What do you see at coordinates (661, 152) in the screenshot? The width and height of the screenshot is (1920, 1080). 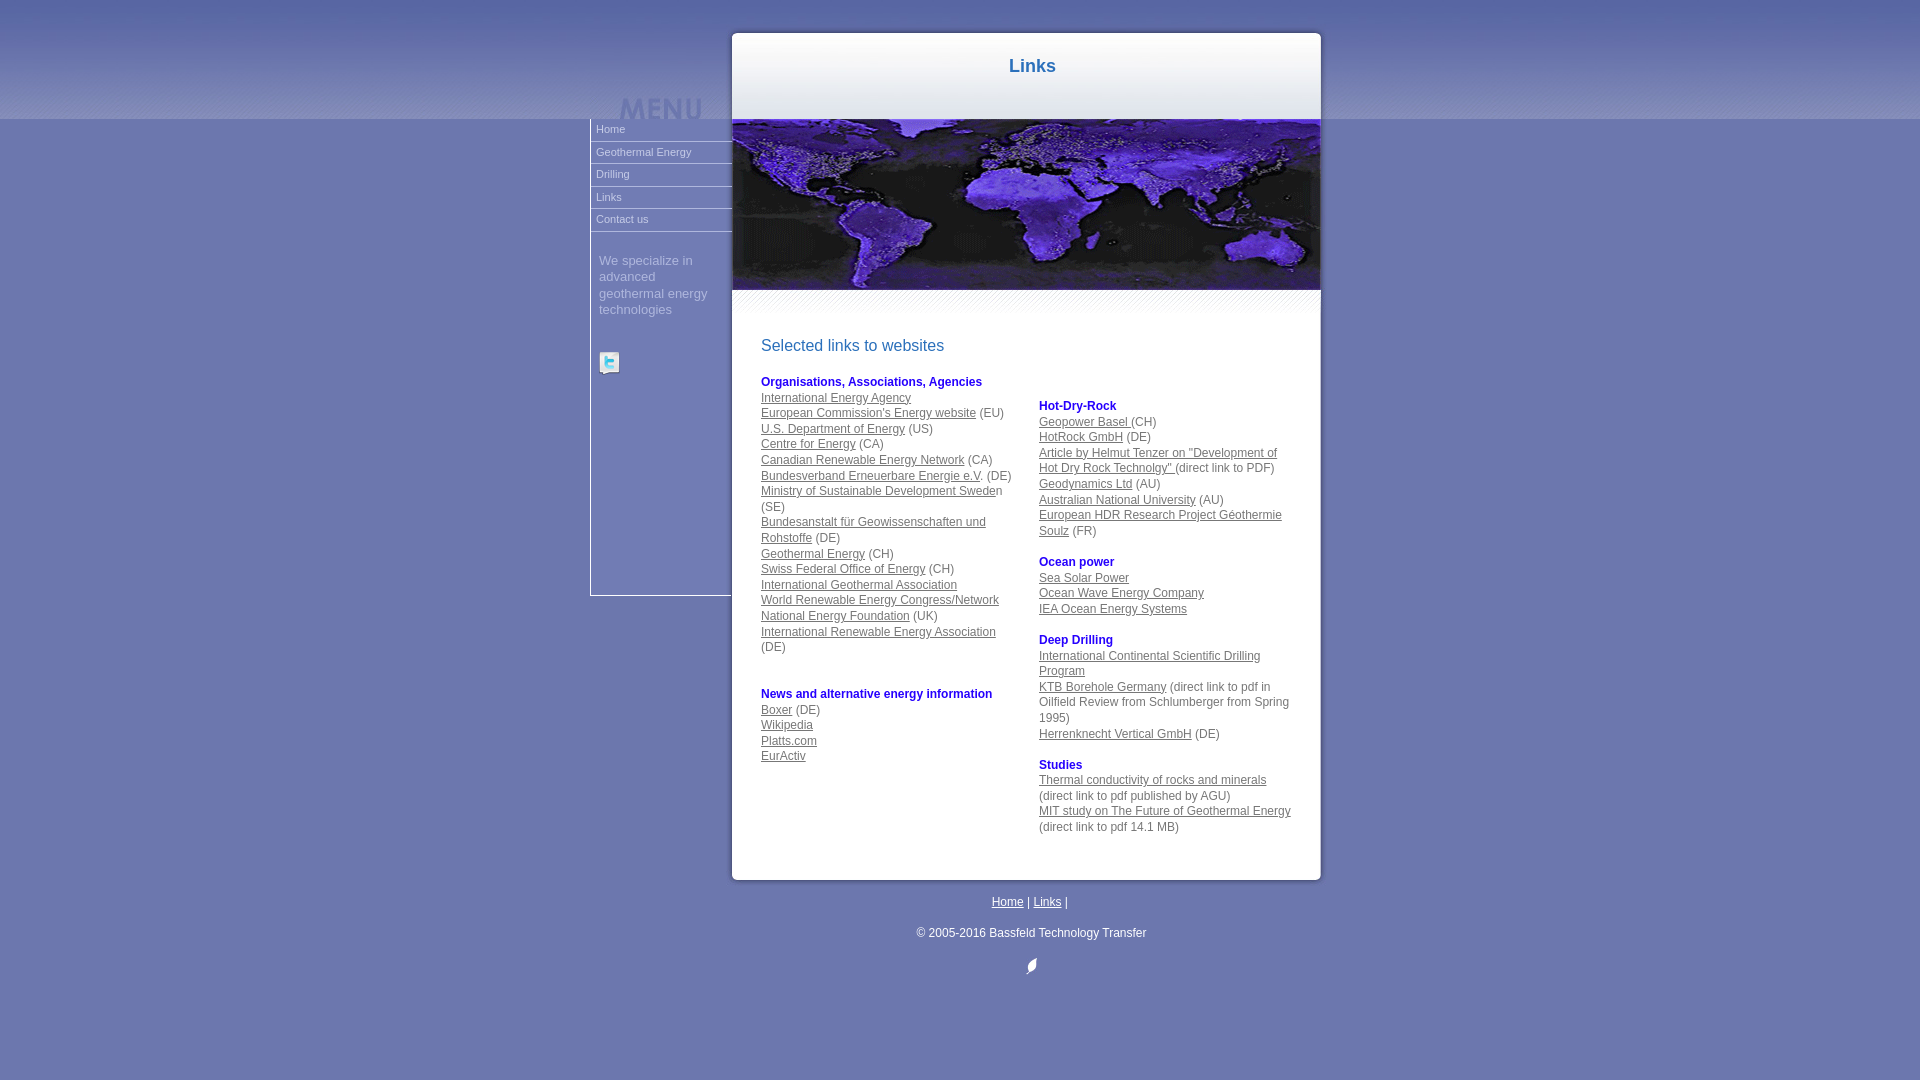 I see `'Geothermal Energy'` at bounding box center [661, 152].